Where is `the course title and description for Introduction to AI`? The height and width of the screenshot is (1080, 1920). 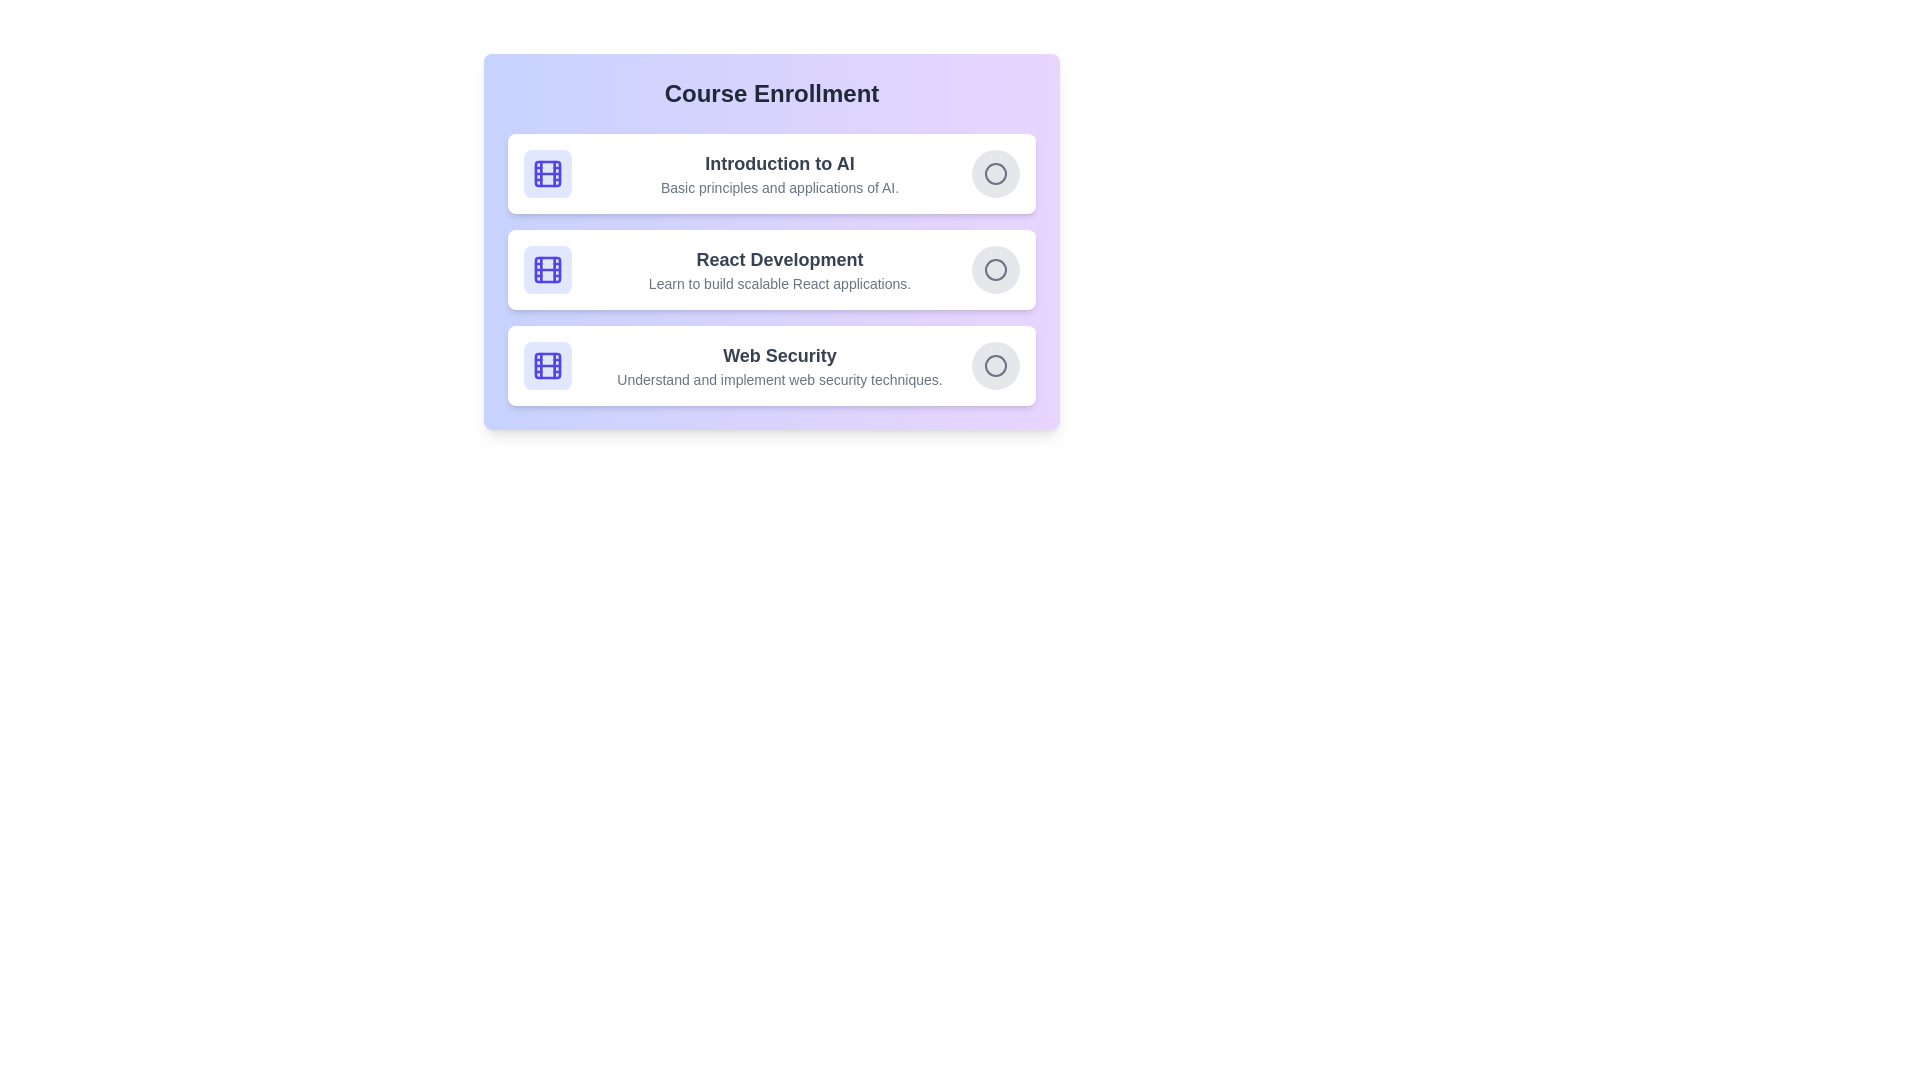
the course title and description for Introduction to AI is located at coordinates (778, 163).